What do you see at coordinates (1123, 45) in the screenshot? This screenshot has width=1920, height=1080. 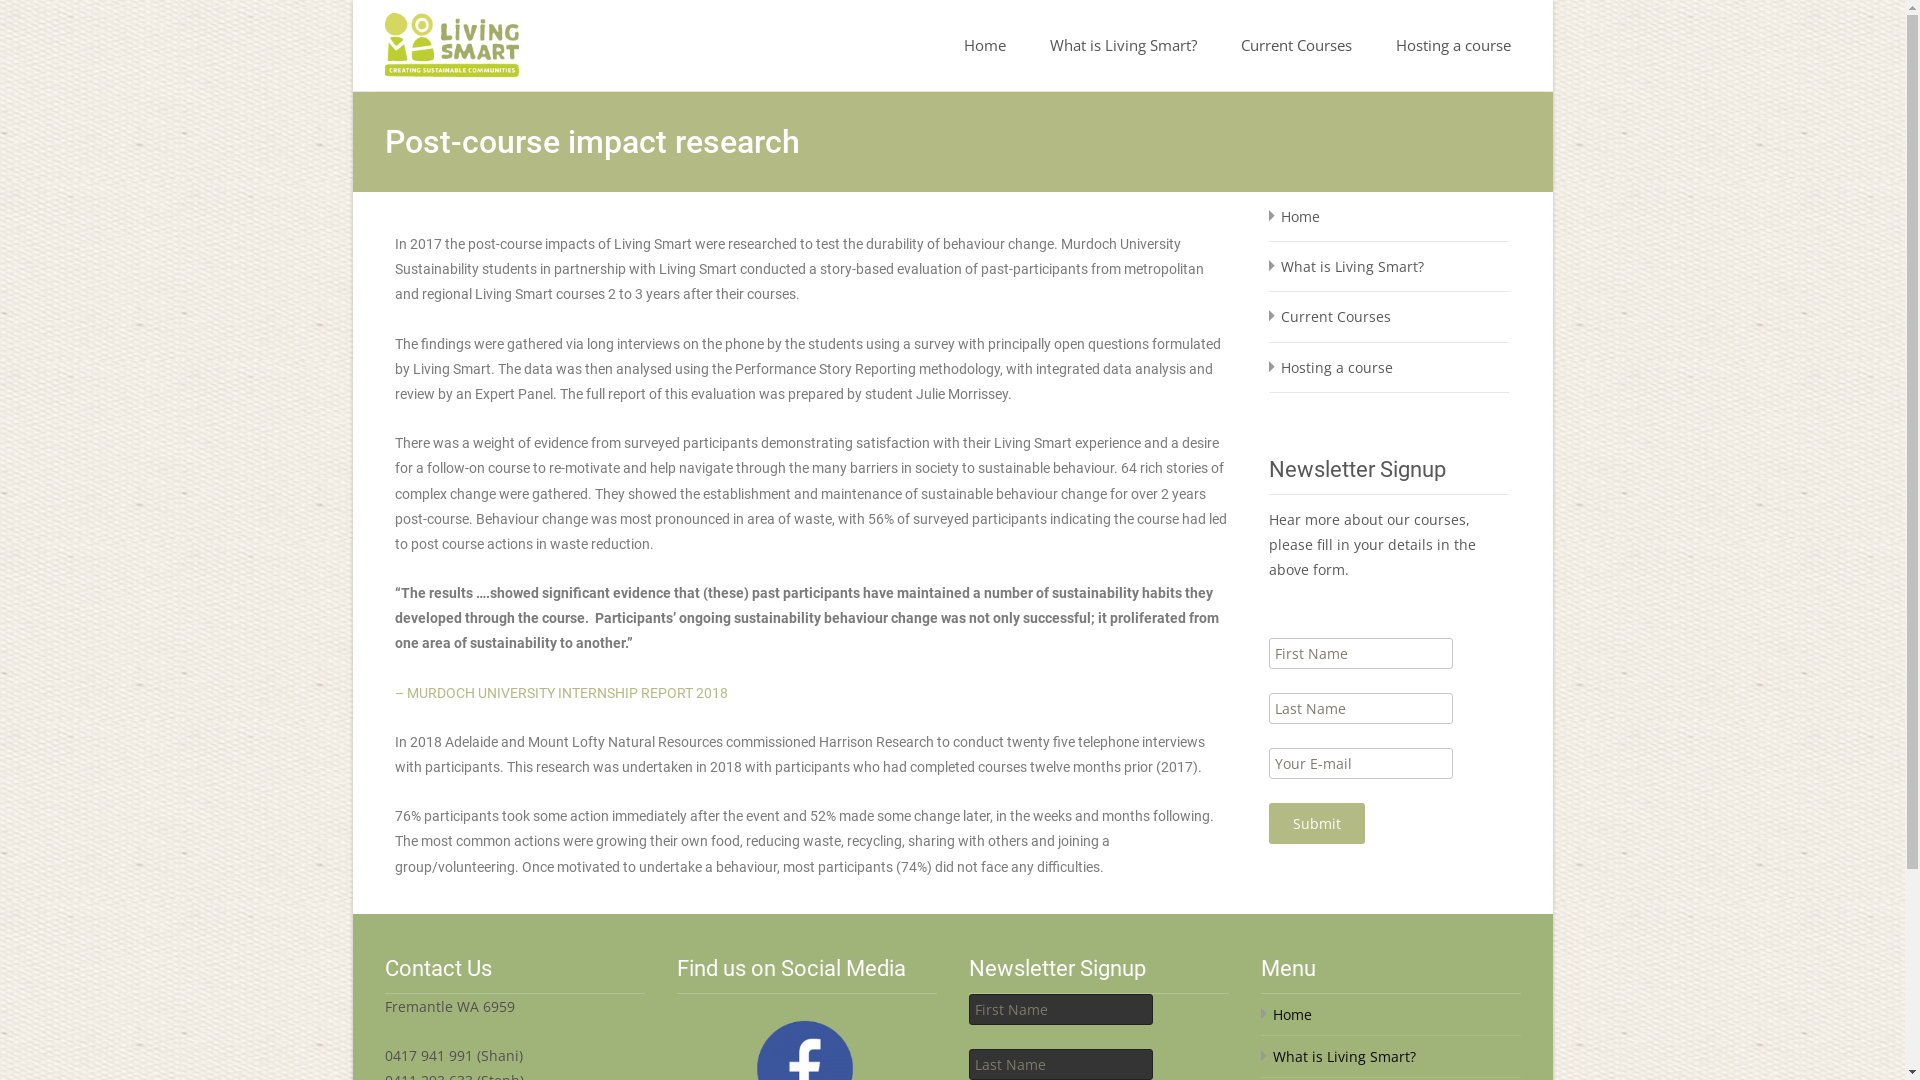 I see `'What is Living Smart?'` at bounding box center [1123, 45].